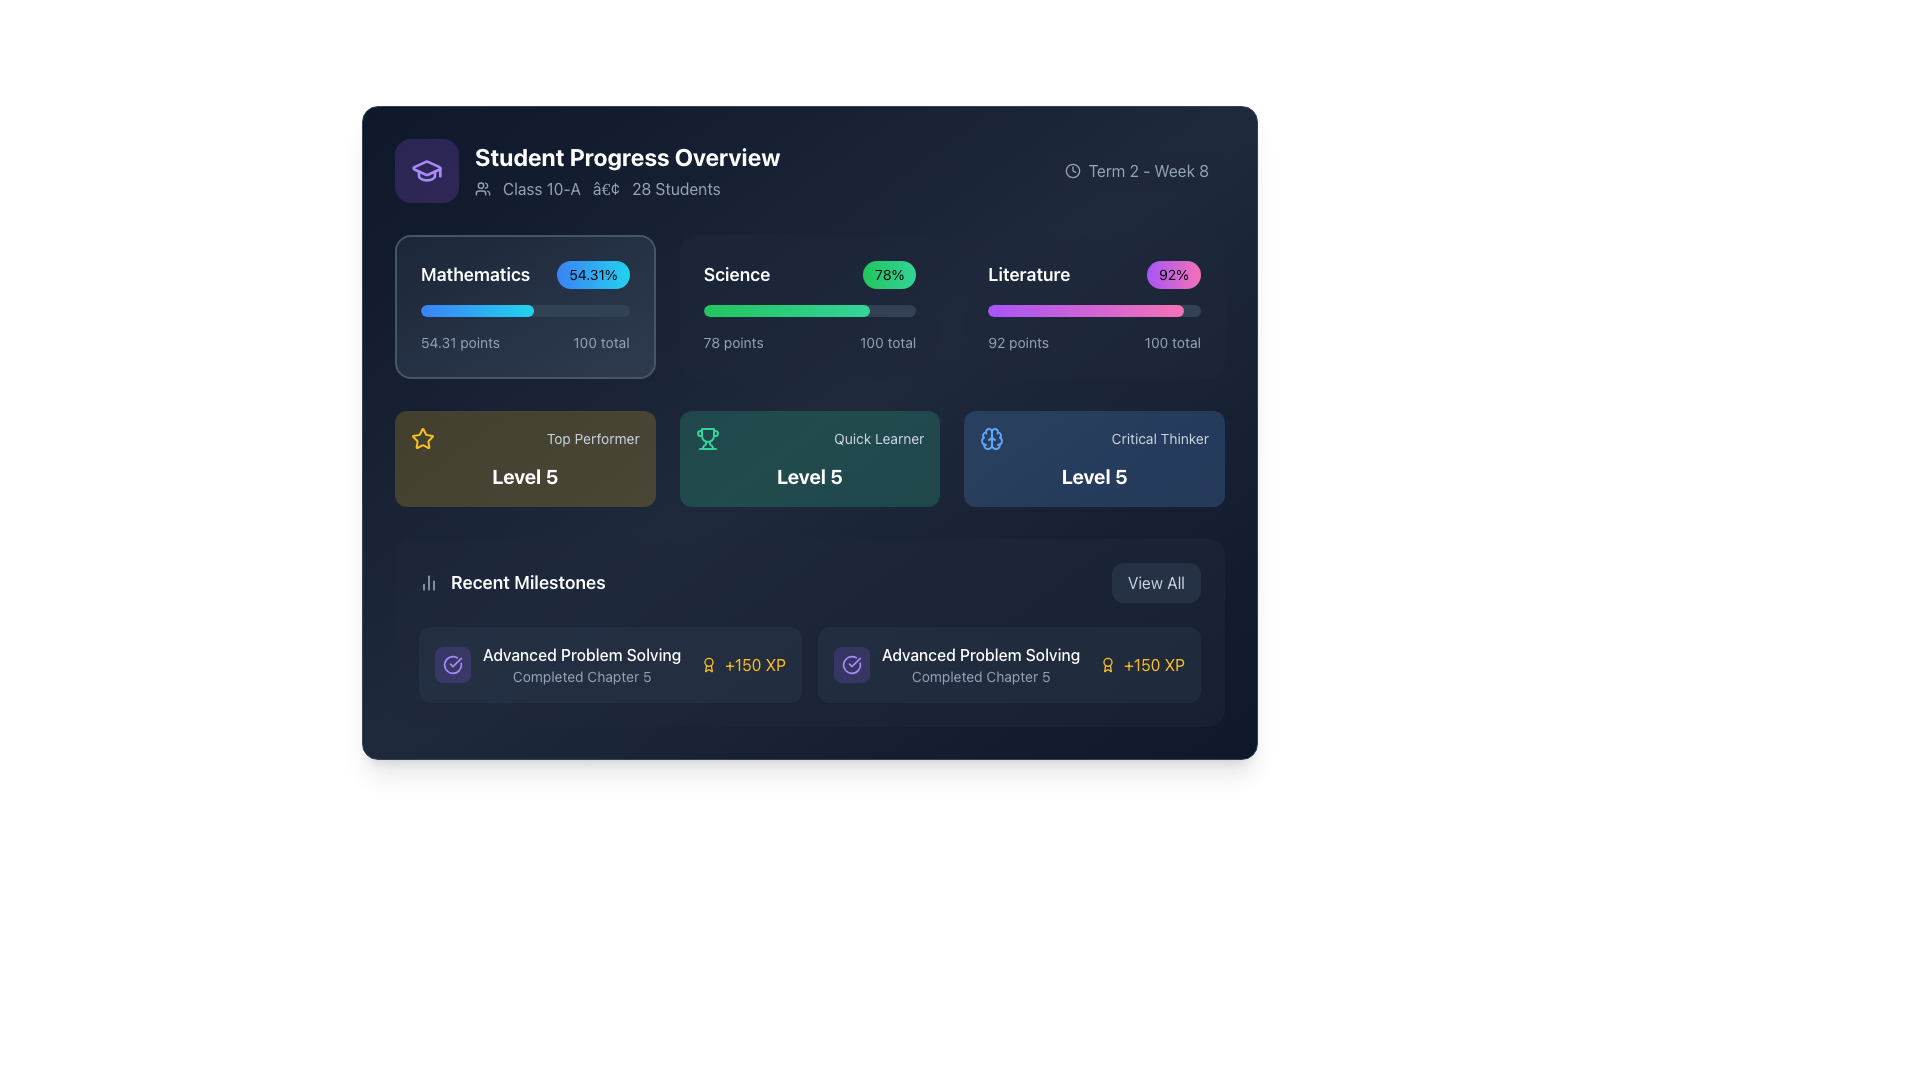  I want to click on the static text label that conveys information about the current term and week progress, located in the top-right section of the interface adjacent to a clock icon, so click(1148, 169).